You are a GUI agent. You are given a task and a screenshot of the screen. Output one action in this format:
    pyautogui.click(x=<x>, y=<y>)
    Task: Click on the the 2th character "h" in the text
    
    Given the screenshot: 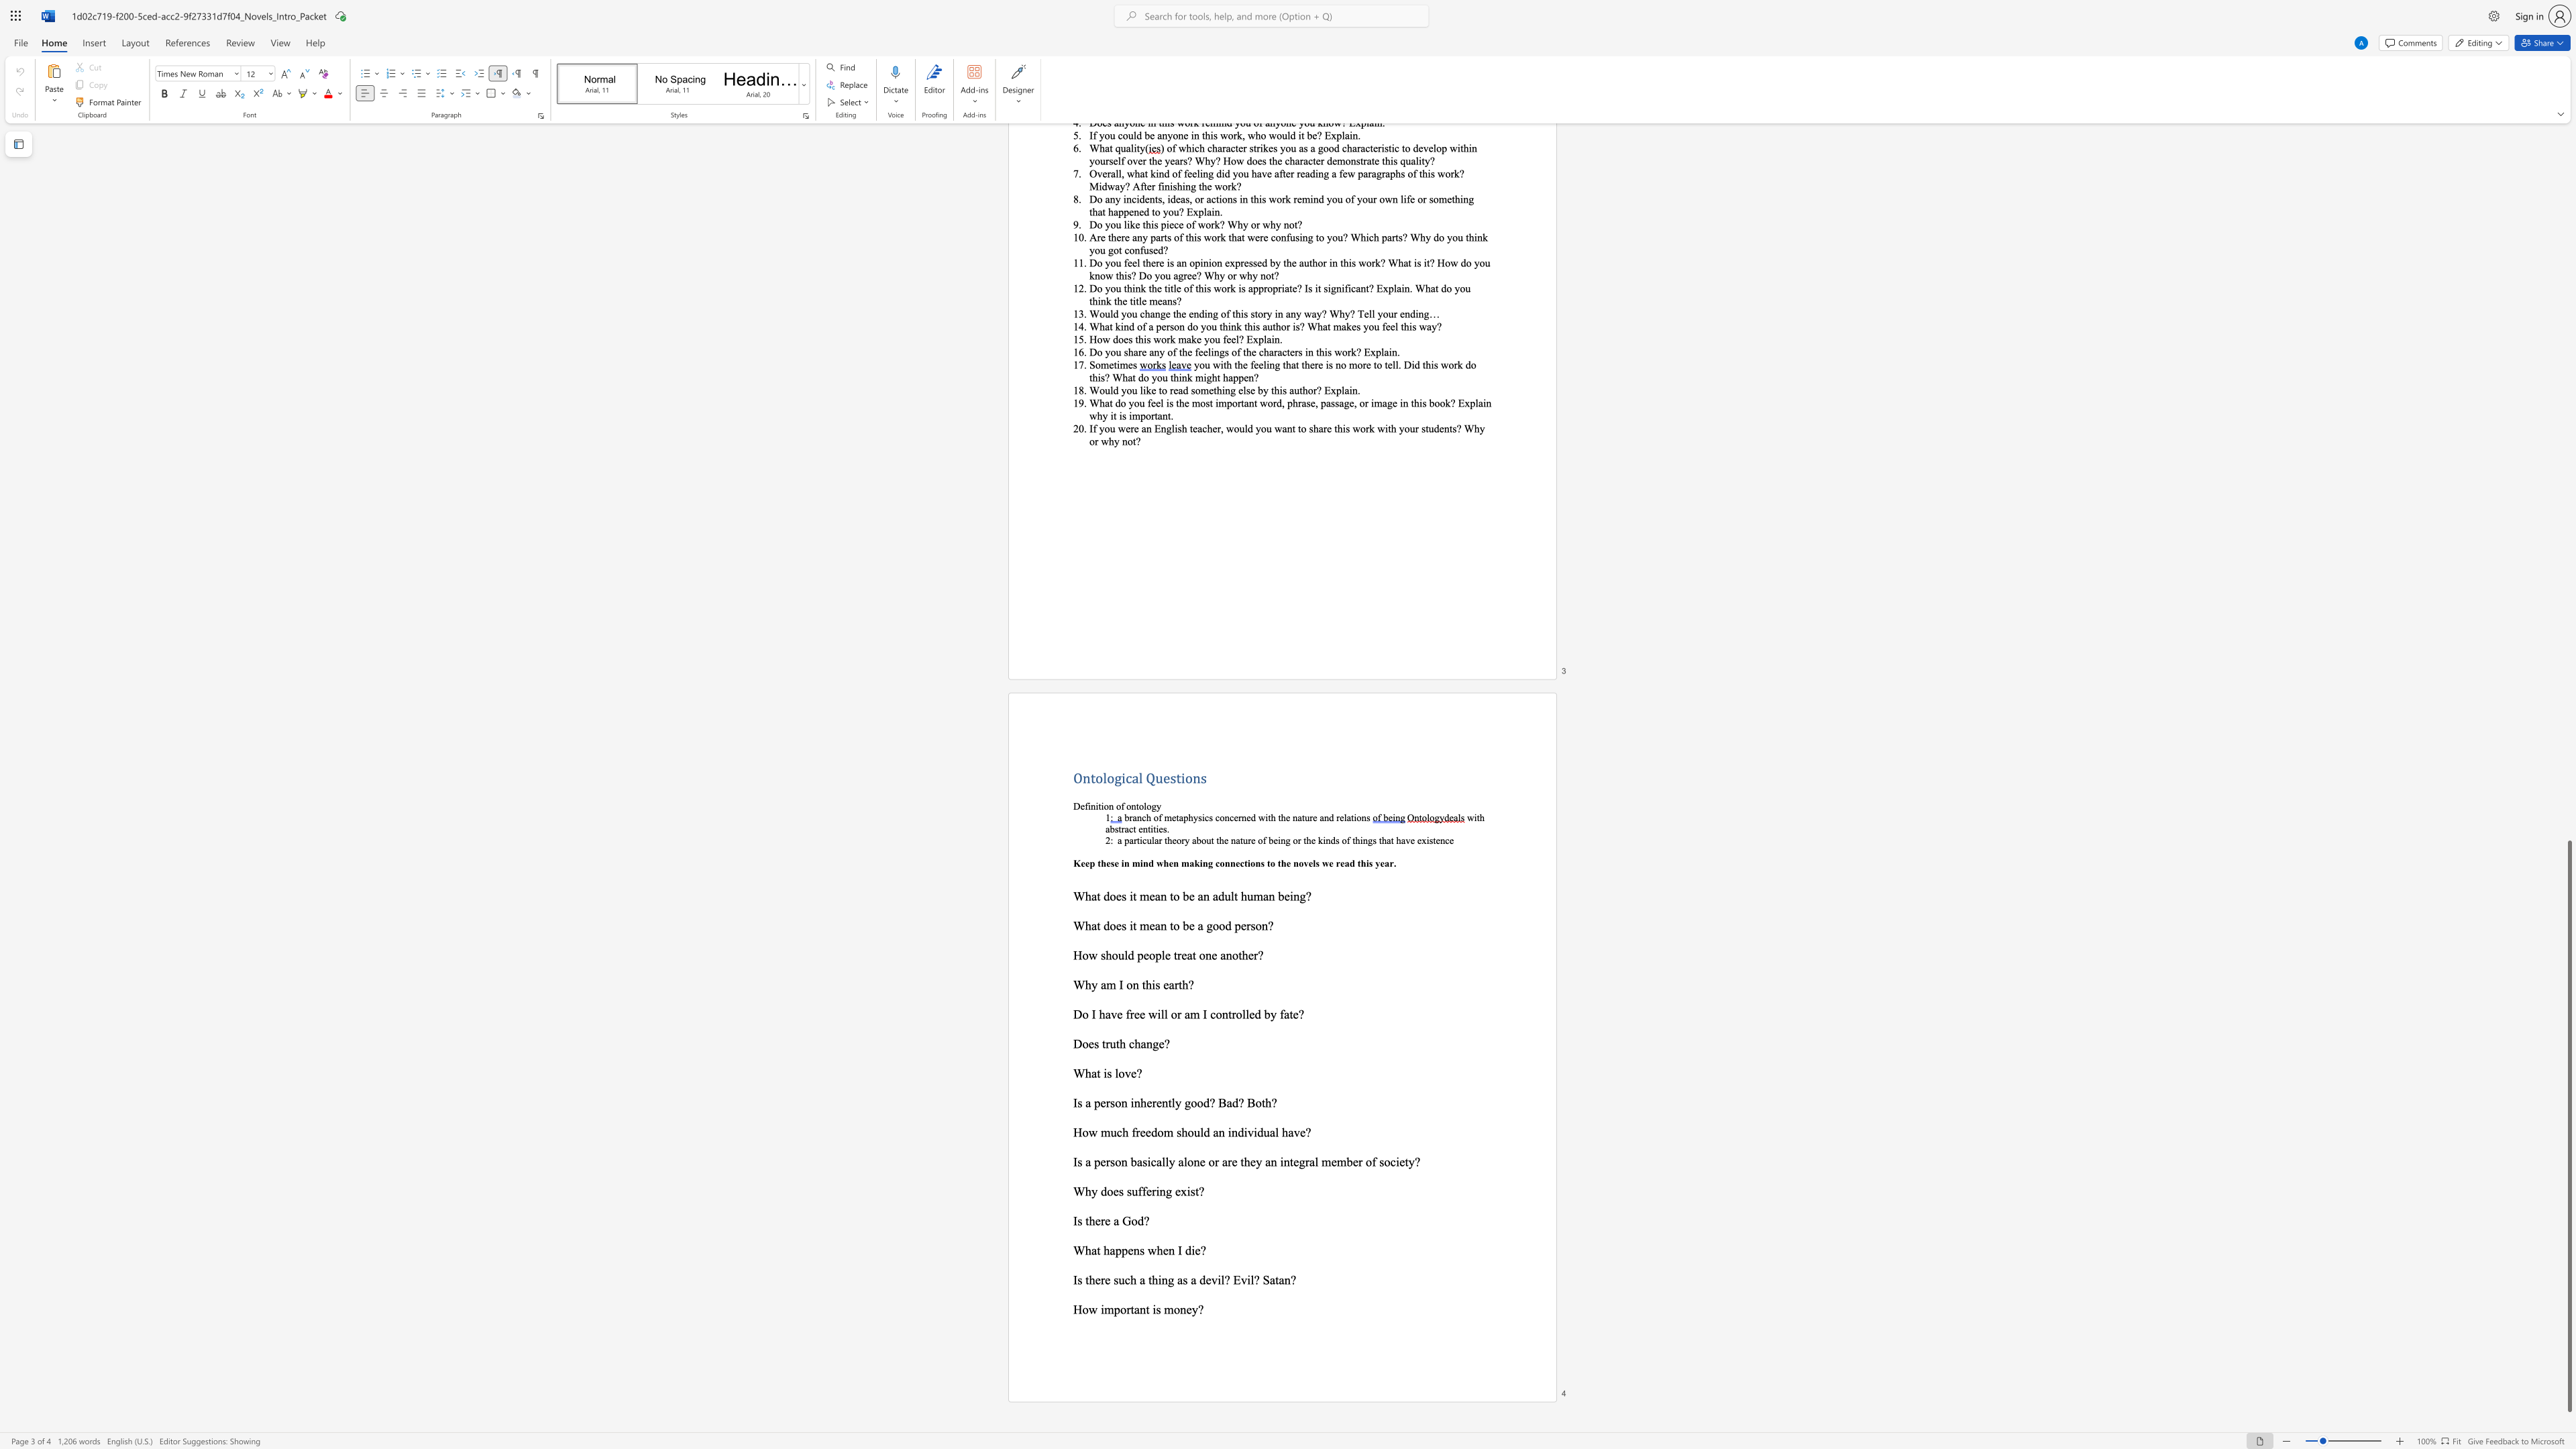 What is the action you would take?
    pyautogui.click(x=1165, y=862)
    